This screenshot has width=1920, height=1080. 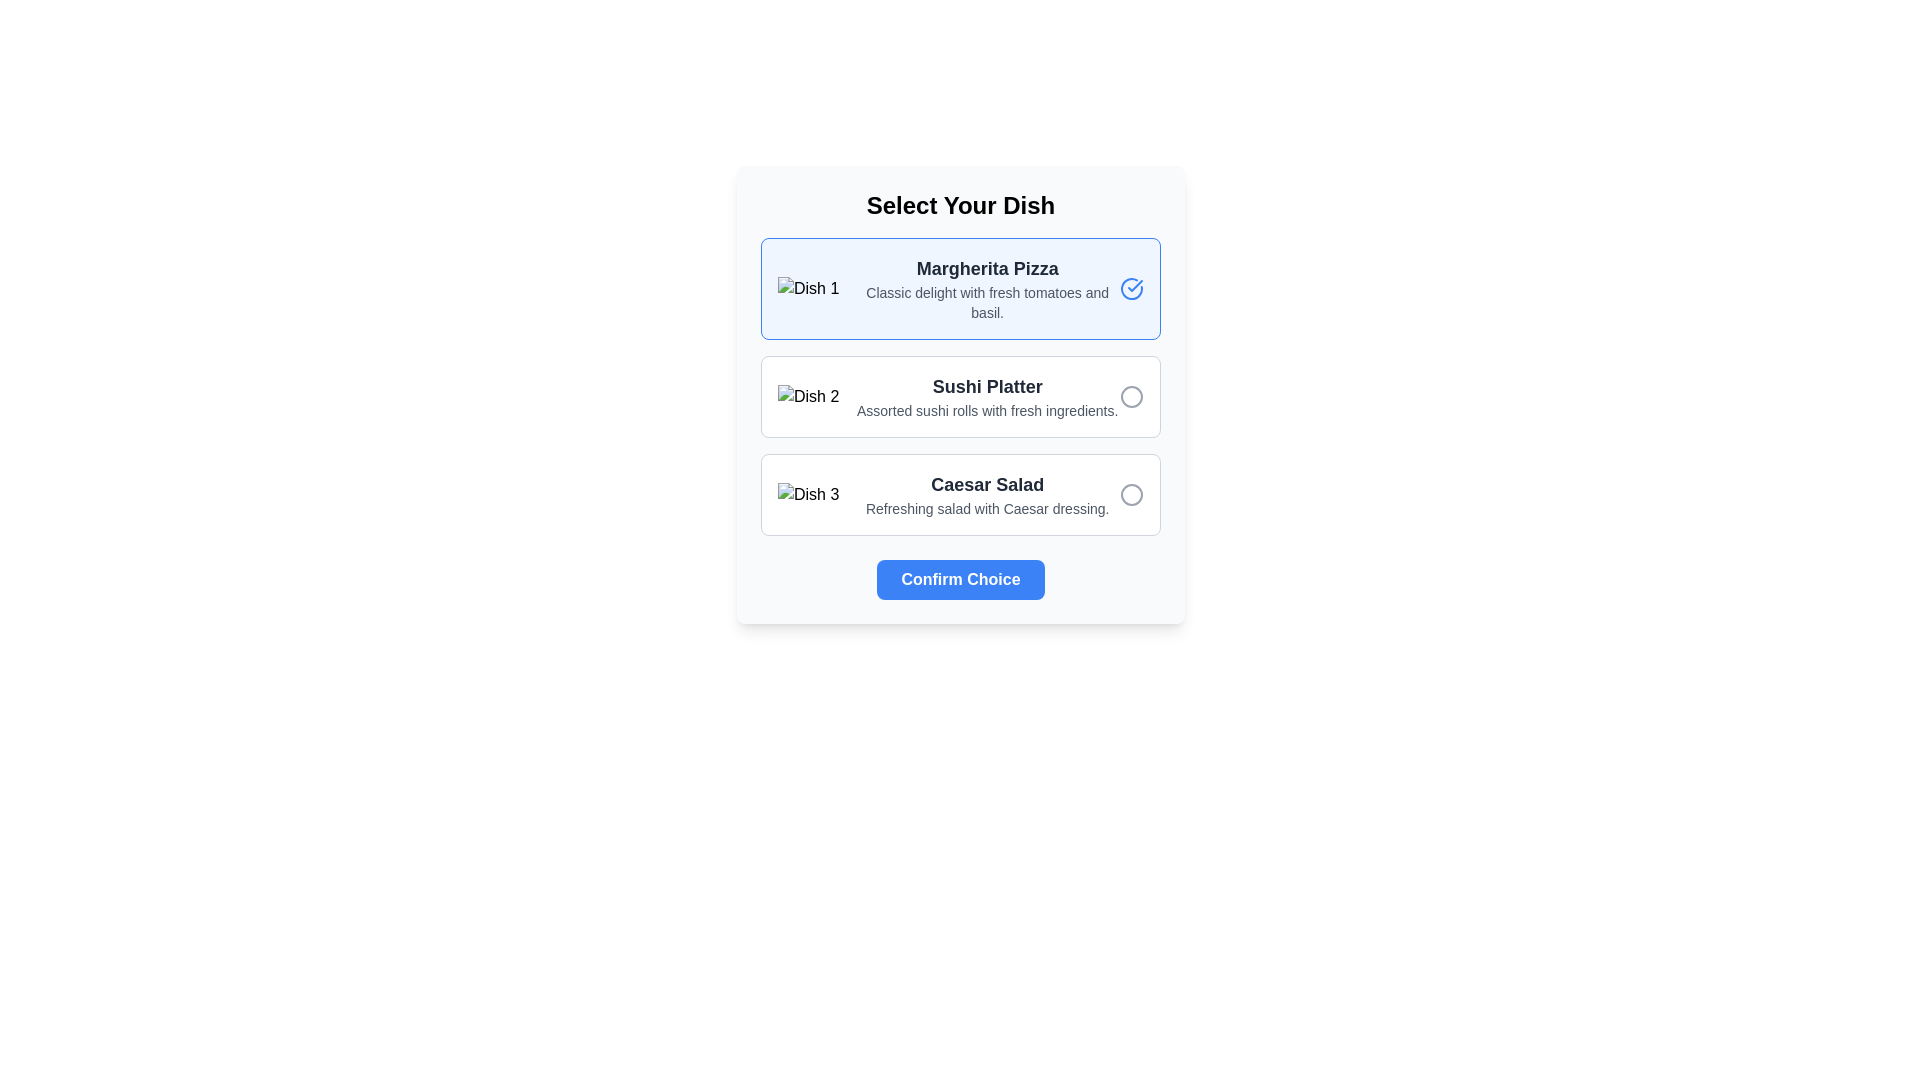 What do you see at coordinates (987, 485) in the screenshot?
I see `the text label displaying 'Caesar Salad', which serves as the title for the associated dish option in the third position of the selectable dish list` at bounding box center [987, 485].